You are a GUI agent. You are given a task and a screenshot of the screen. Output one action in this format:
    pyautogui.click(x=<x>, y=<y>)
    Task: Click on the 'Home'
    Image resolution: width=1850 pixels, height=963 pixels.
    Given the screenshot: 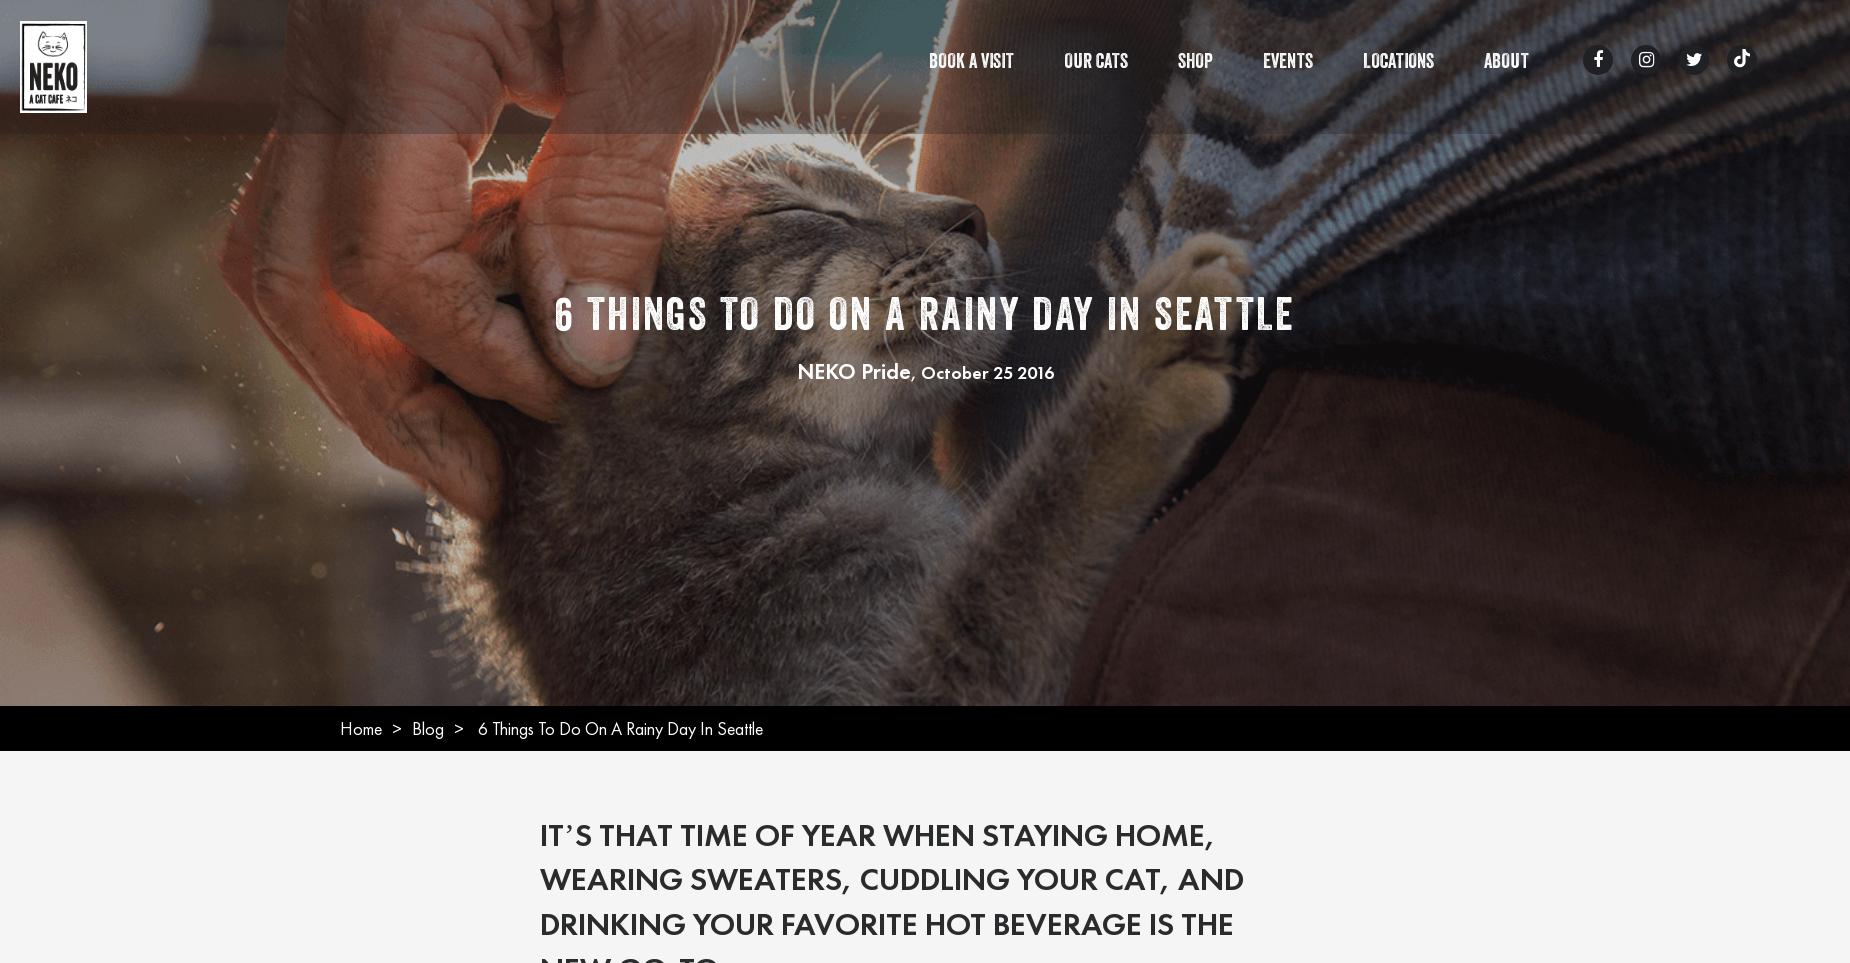 What is the action you would take?
    pyautogui.click(x=359, y=726)
    